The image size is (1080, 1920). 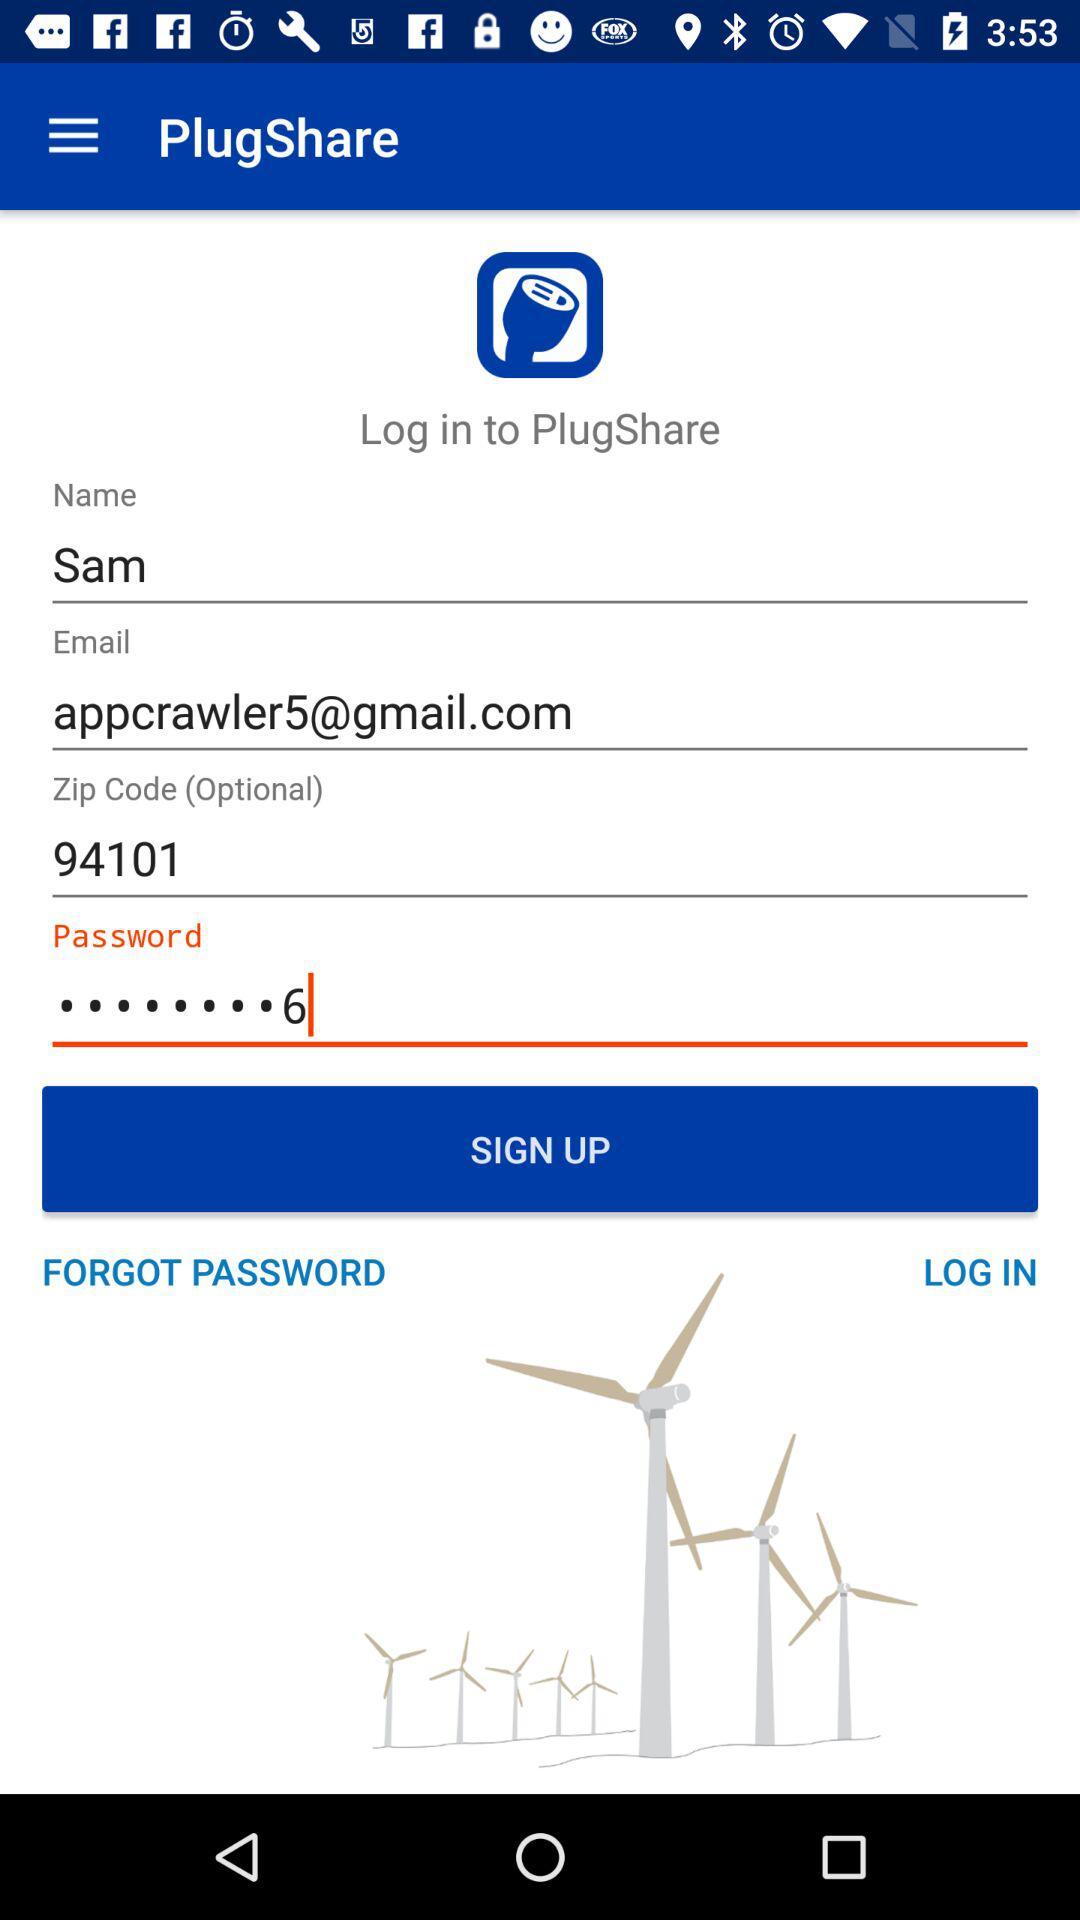 I want to click on forgot password, so click(x=224, y=1270).